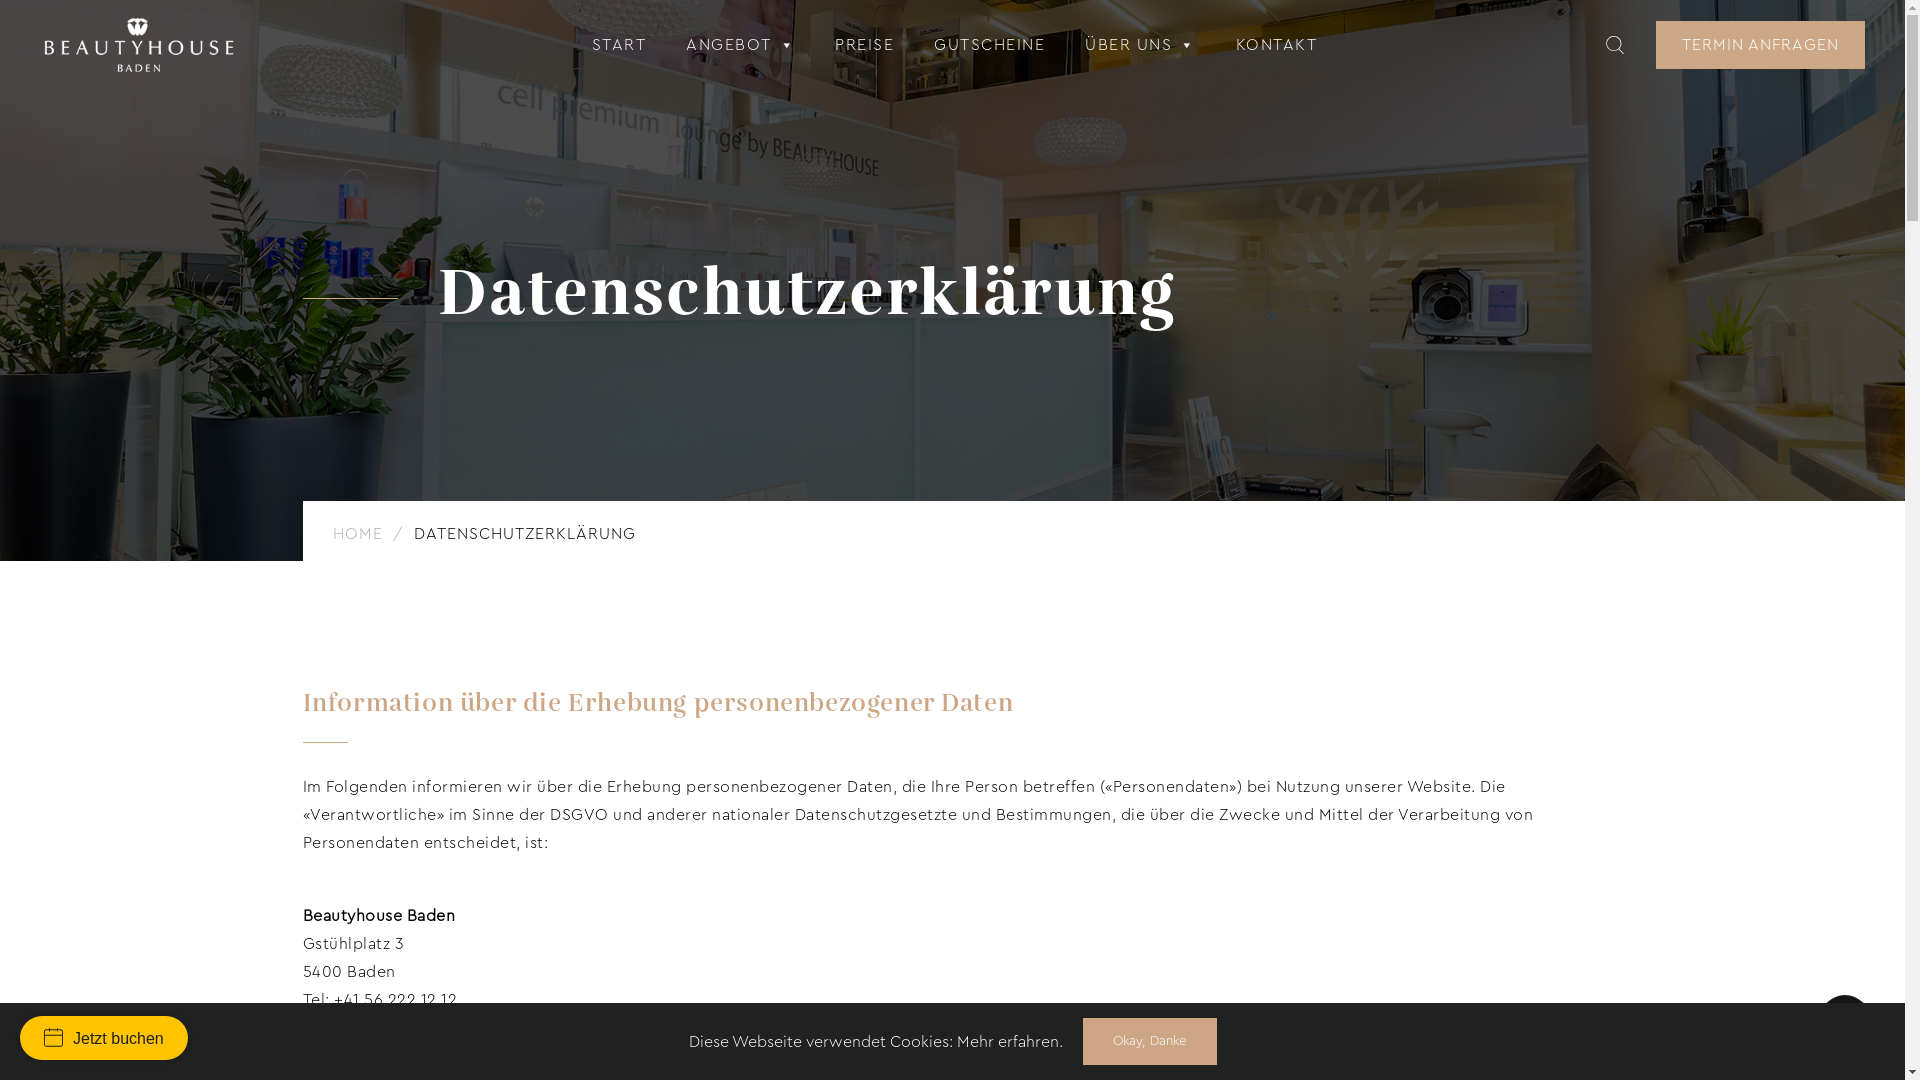  Describe the element at coordinates (358, 1028) in the screenshot. I see `'info@beautyhouse-baden.ch'` at that location.